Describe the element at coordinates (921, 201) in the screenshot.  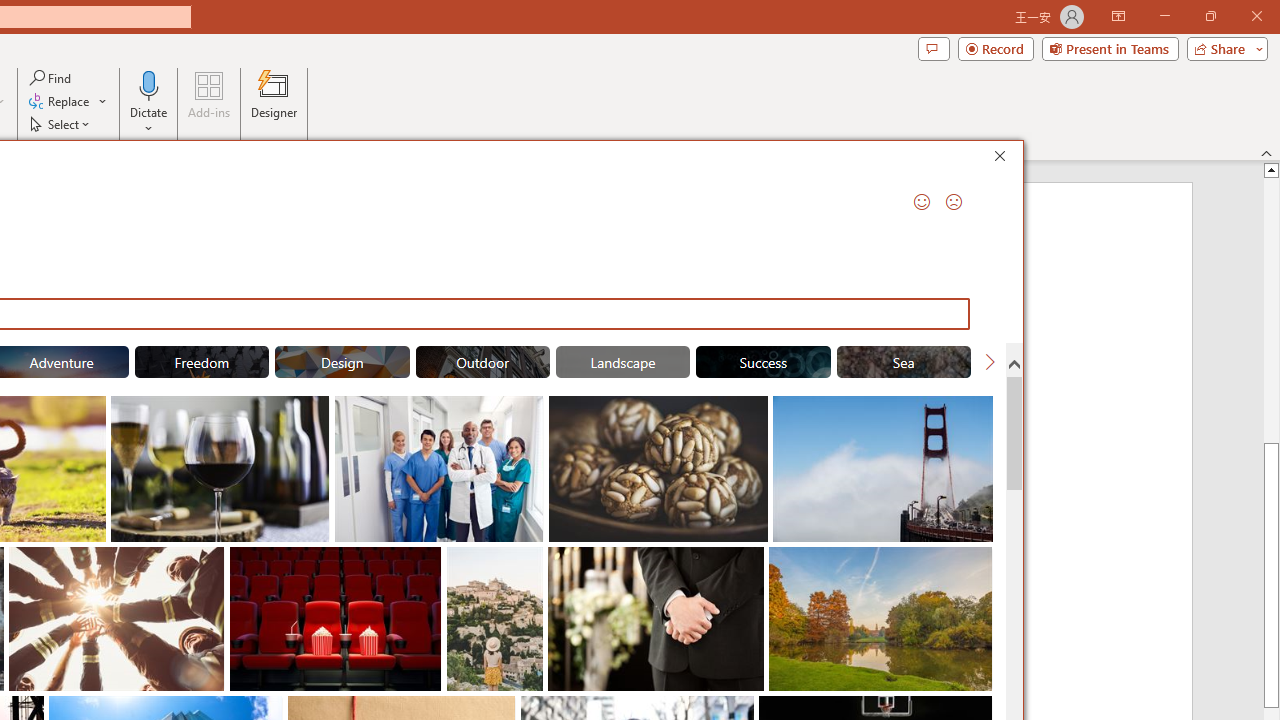
I see `'Send a Smile'` at that location.